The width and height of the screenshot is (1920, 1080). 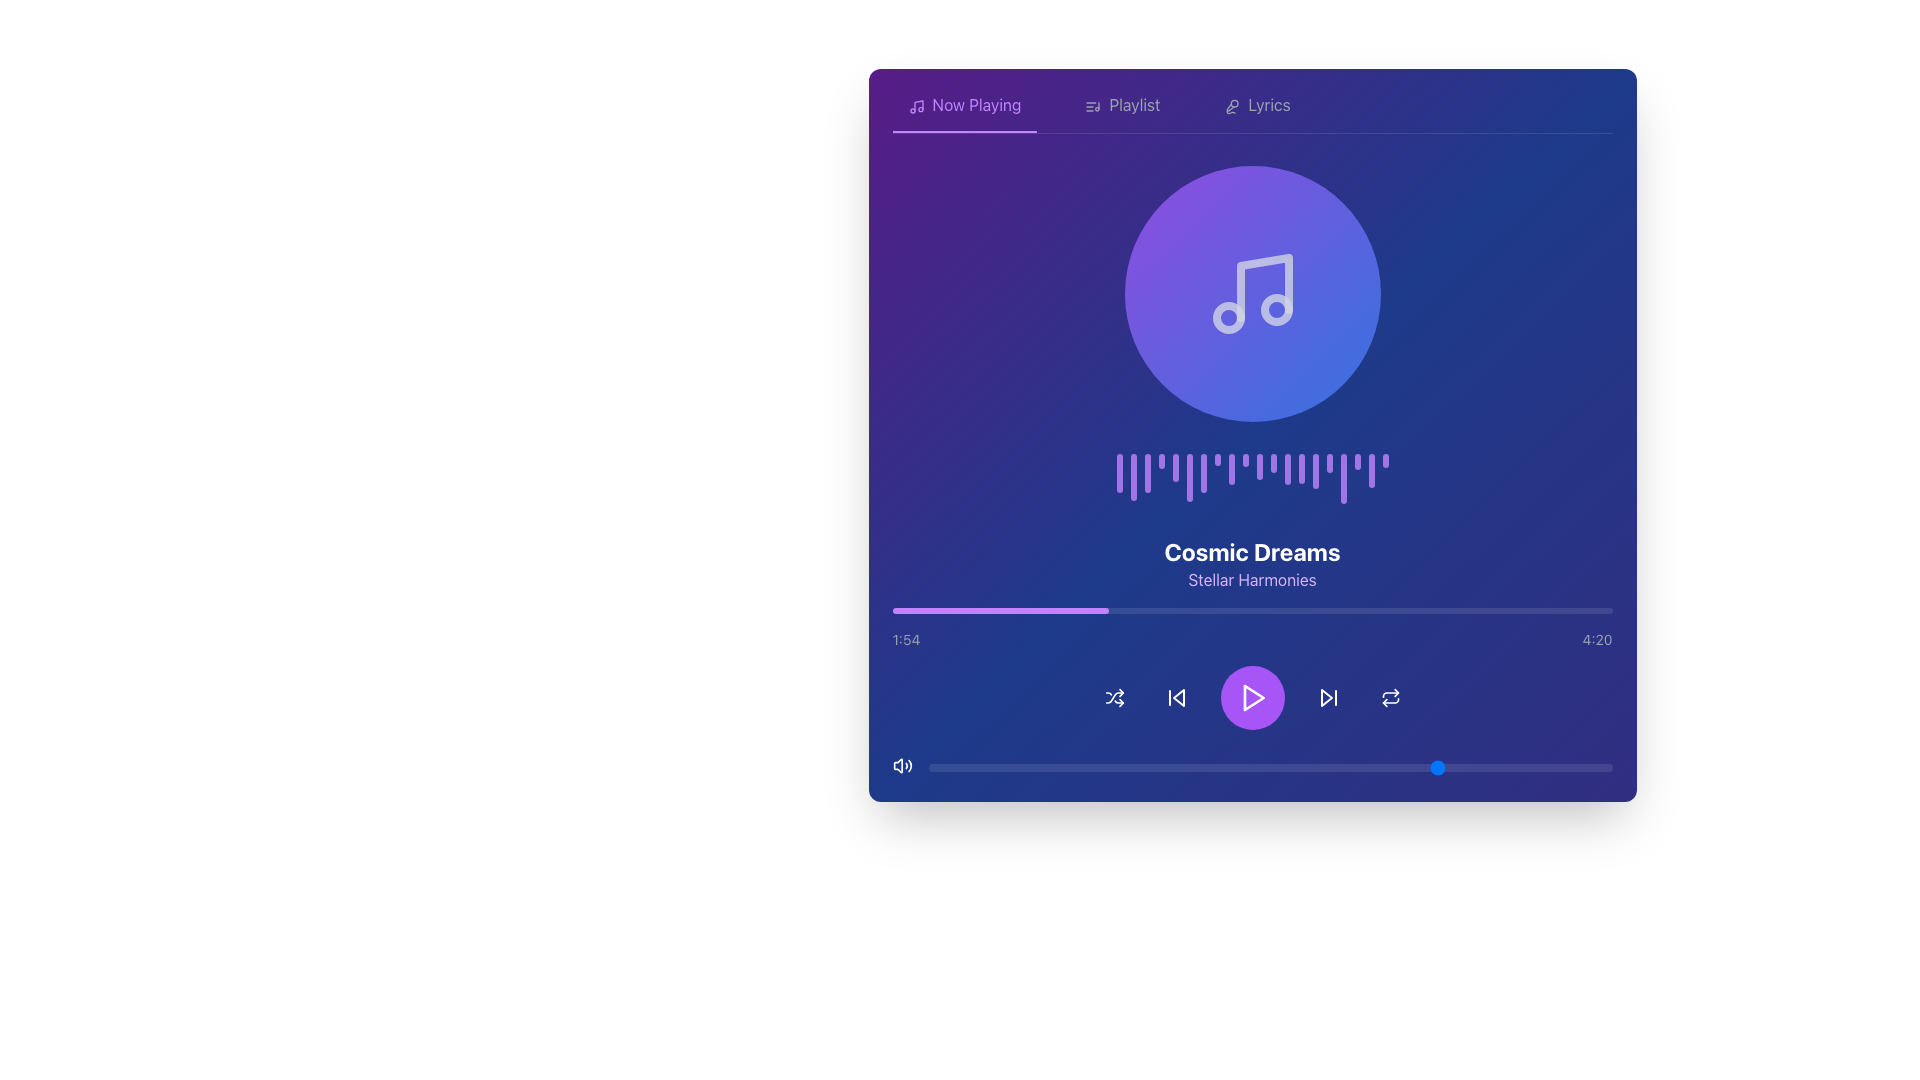 What do you see at coordinates (1147, 473) in the screenshot?
I see `the third vertical rounded rectangle bar with a purple gradient fill, which is part of a waveform-style visual located centrally below a circular musical note icon` at bounding box center [1147, 473].